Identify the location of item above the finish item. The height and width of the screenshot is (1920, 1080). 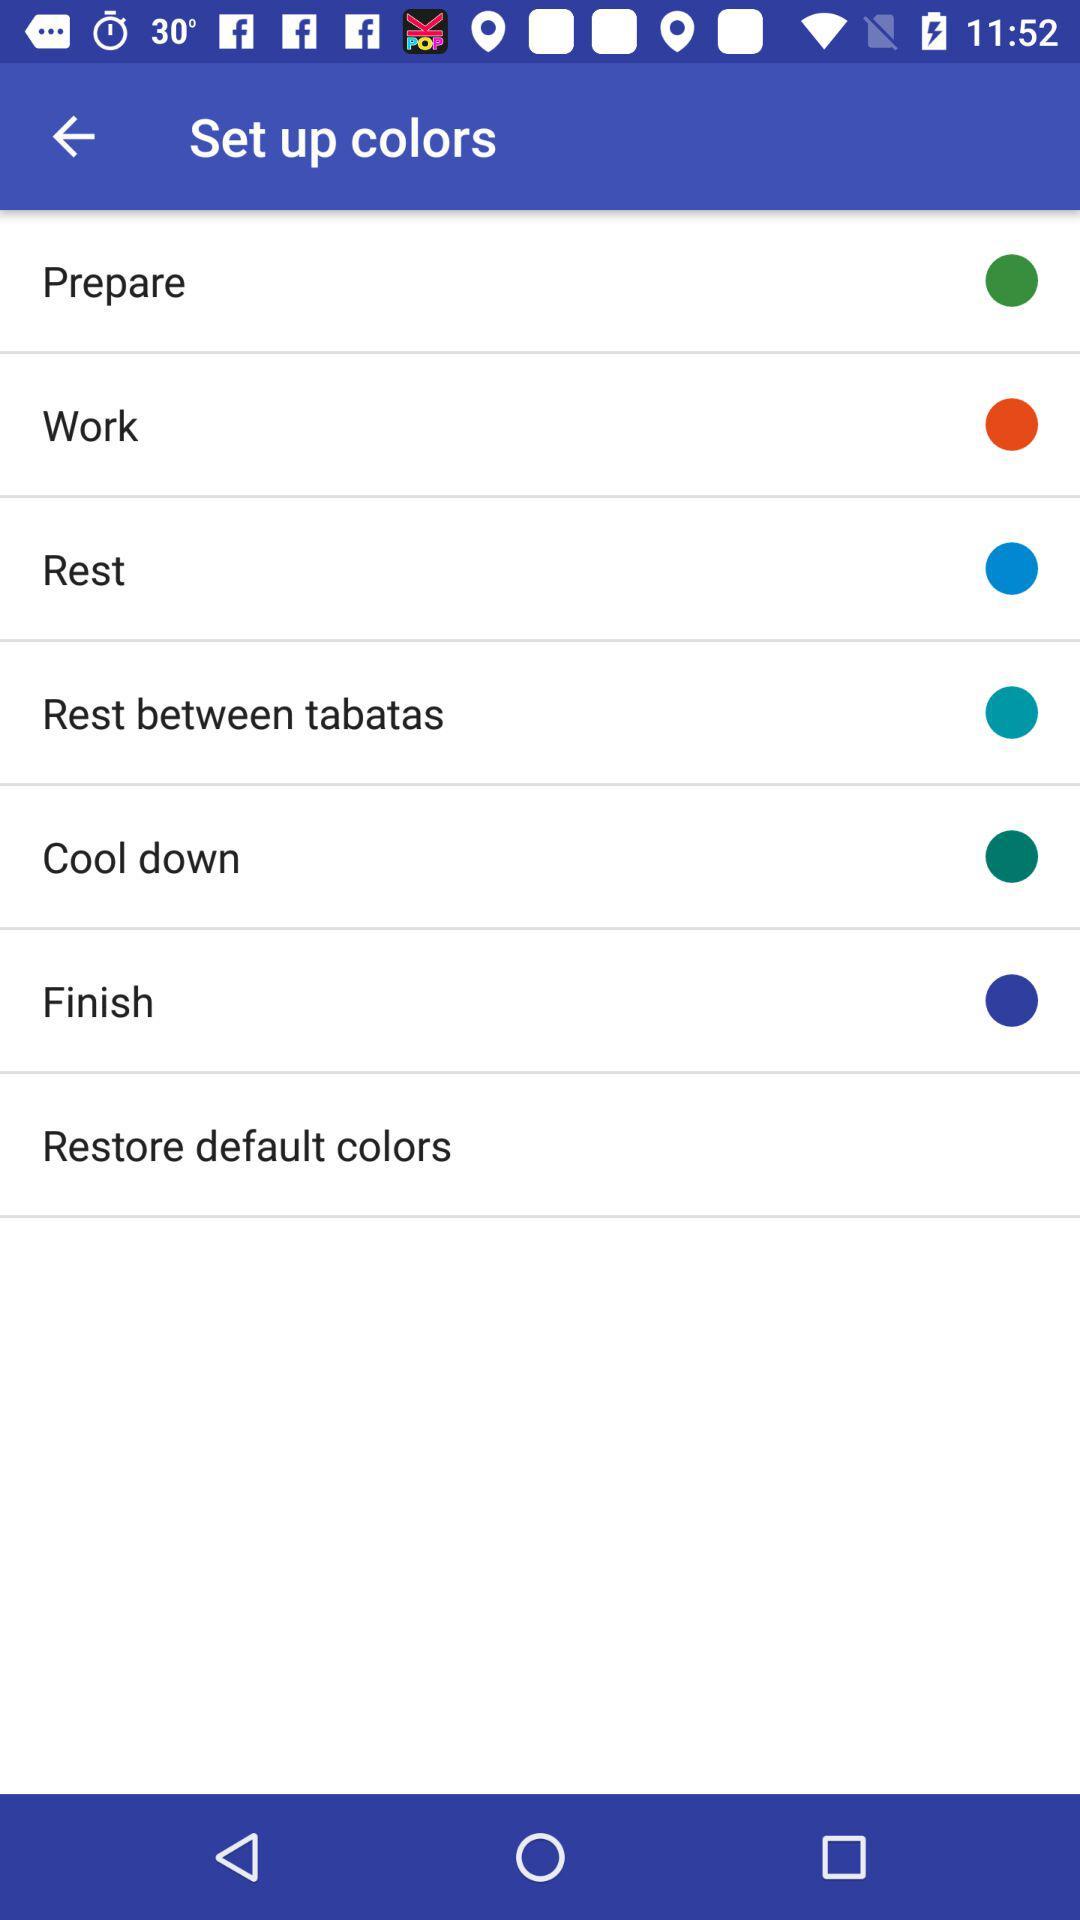
(140, 856).